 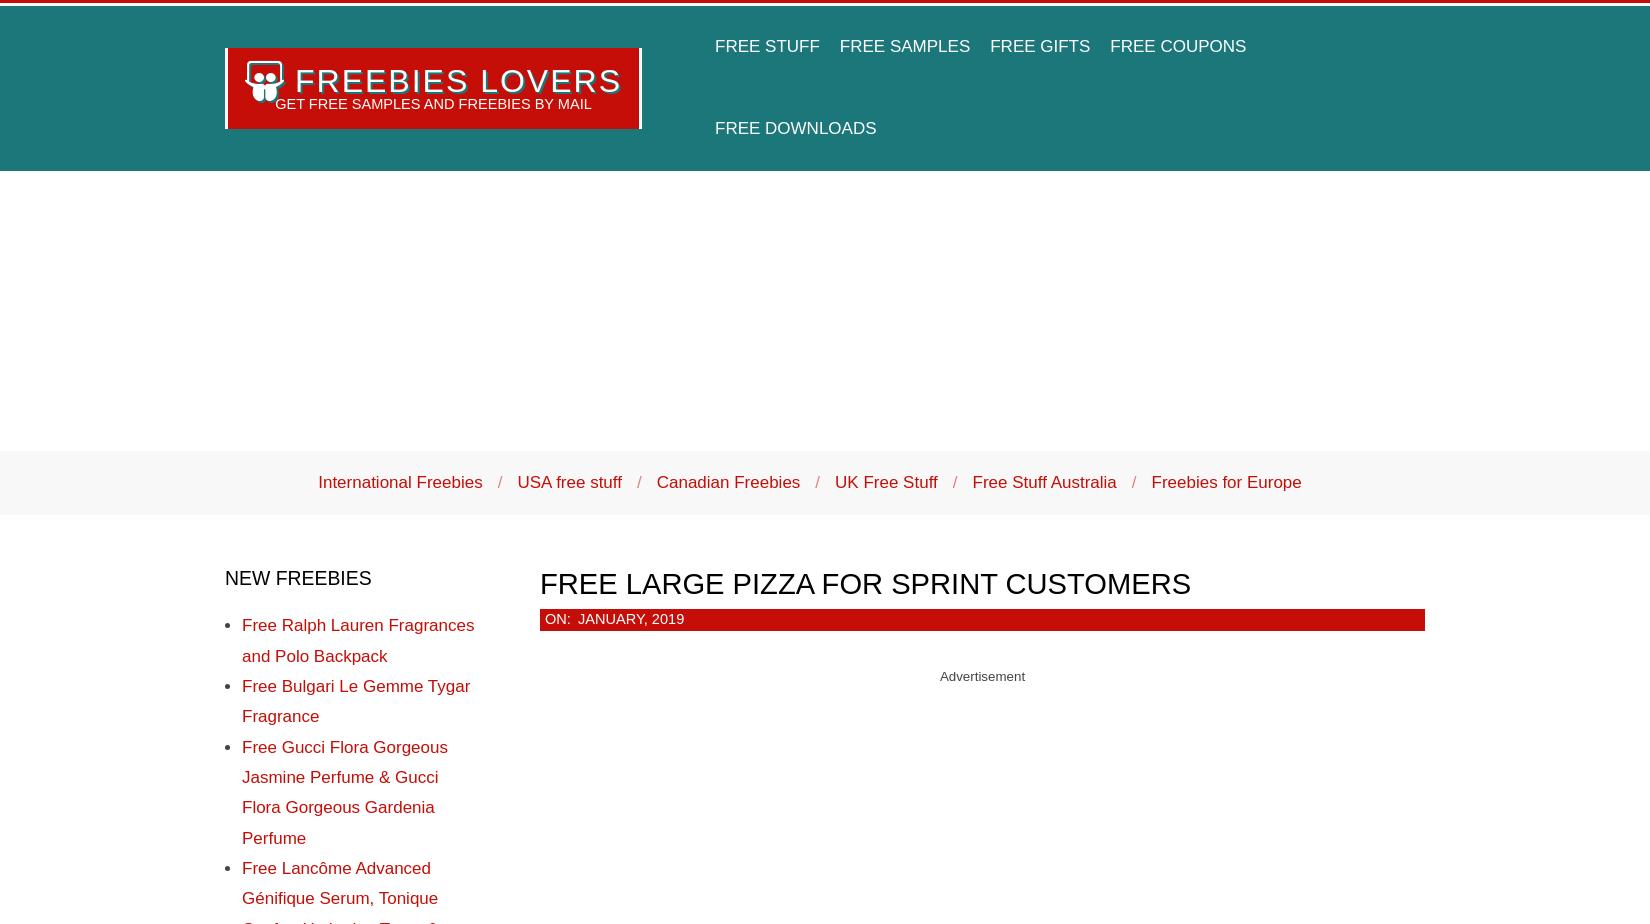 What do you see at coordinates (765, 46) in the screenshot?
I see `'Free Stuff'` at bounding box center [765, 46].